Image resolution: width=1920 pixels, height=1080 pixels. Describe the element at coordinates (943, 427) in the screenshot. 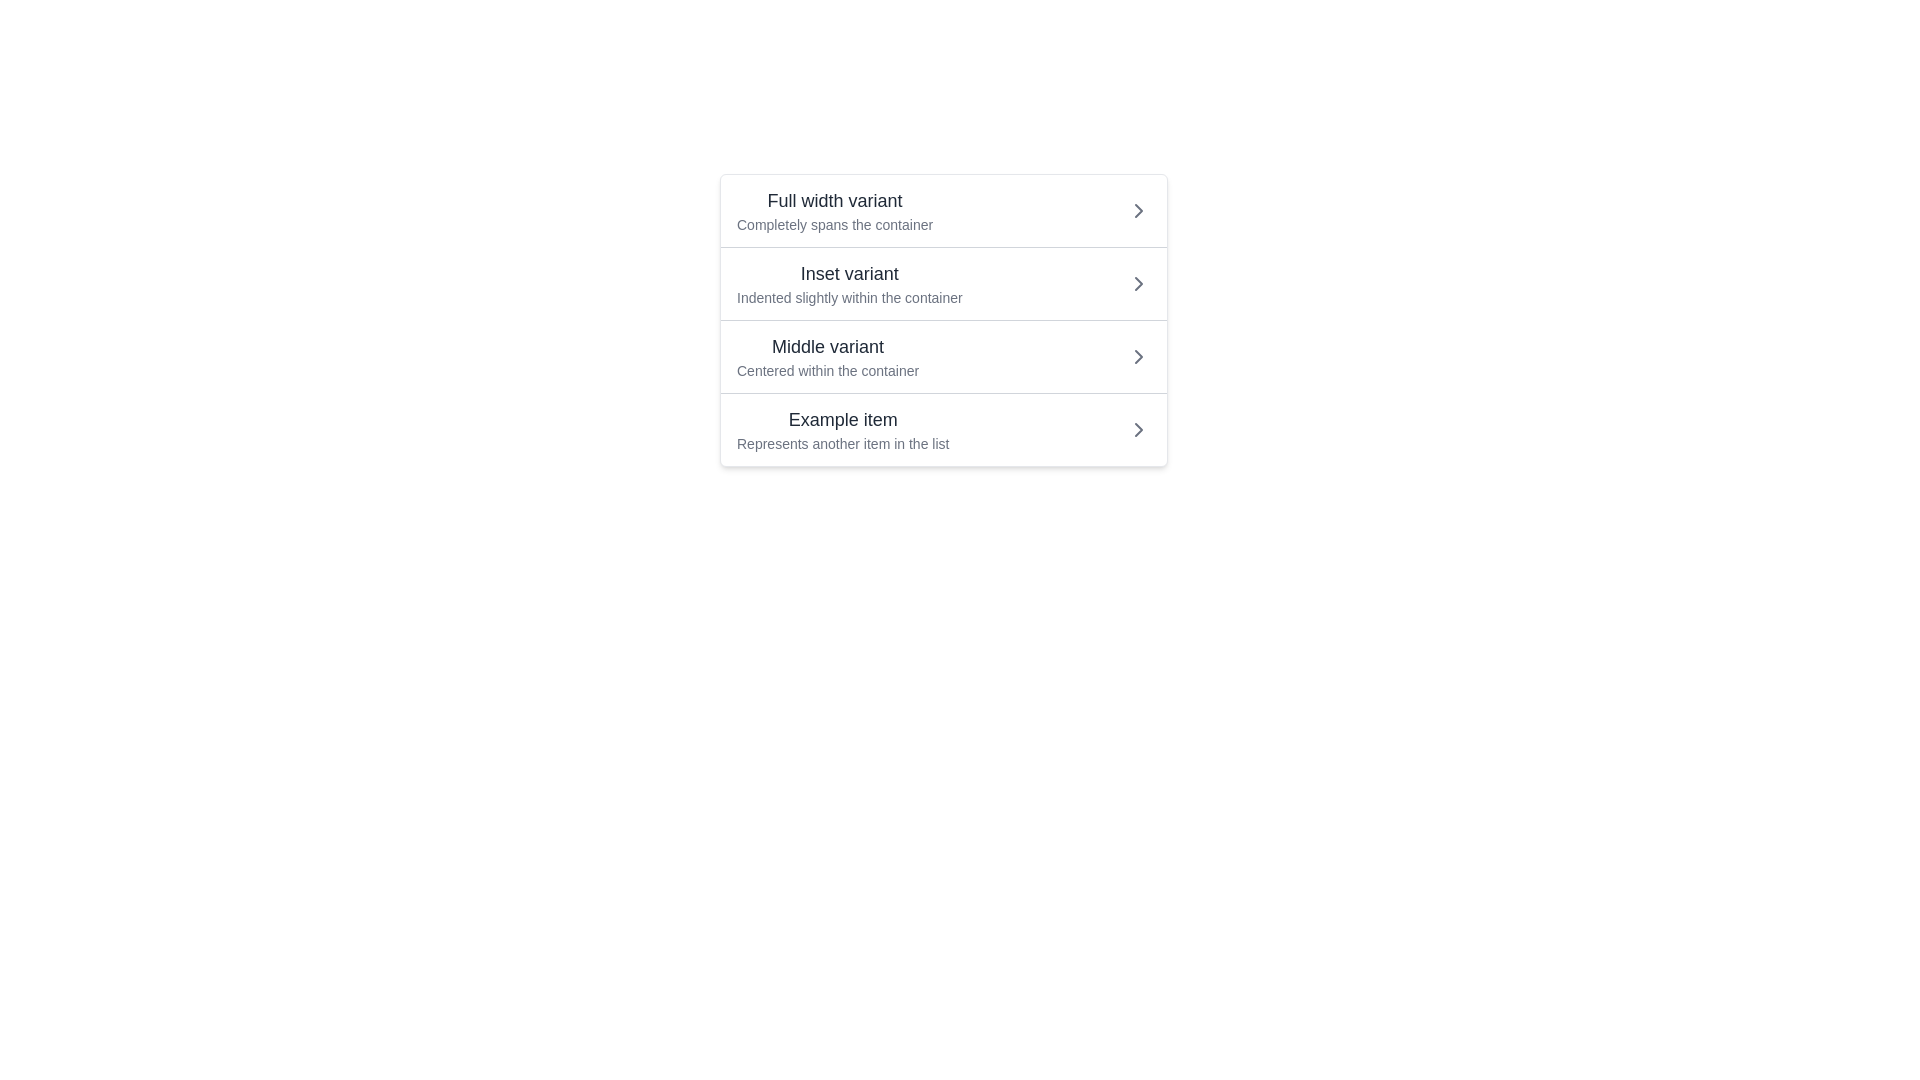

I see `the fourth item in the vertically stacked list that has the title 'Example item' and a subtitle 'Represents another item in the list'` at that location.